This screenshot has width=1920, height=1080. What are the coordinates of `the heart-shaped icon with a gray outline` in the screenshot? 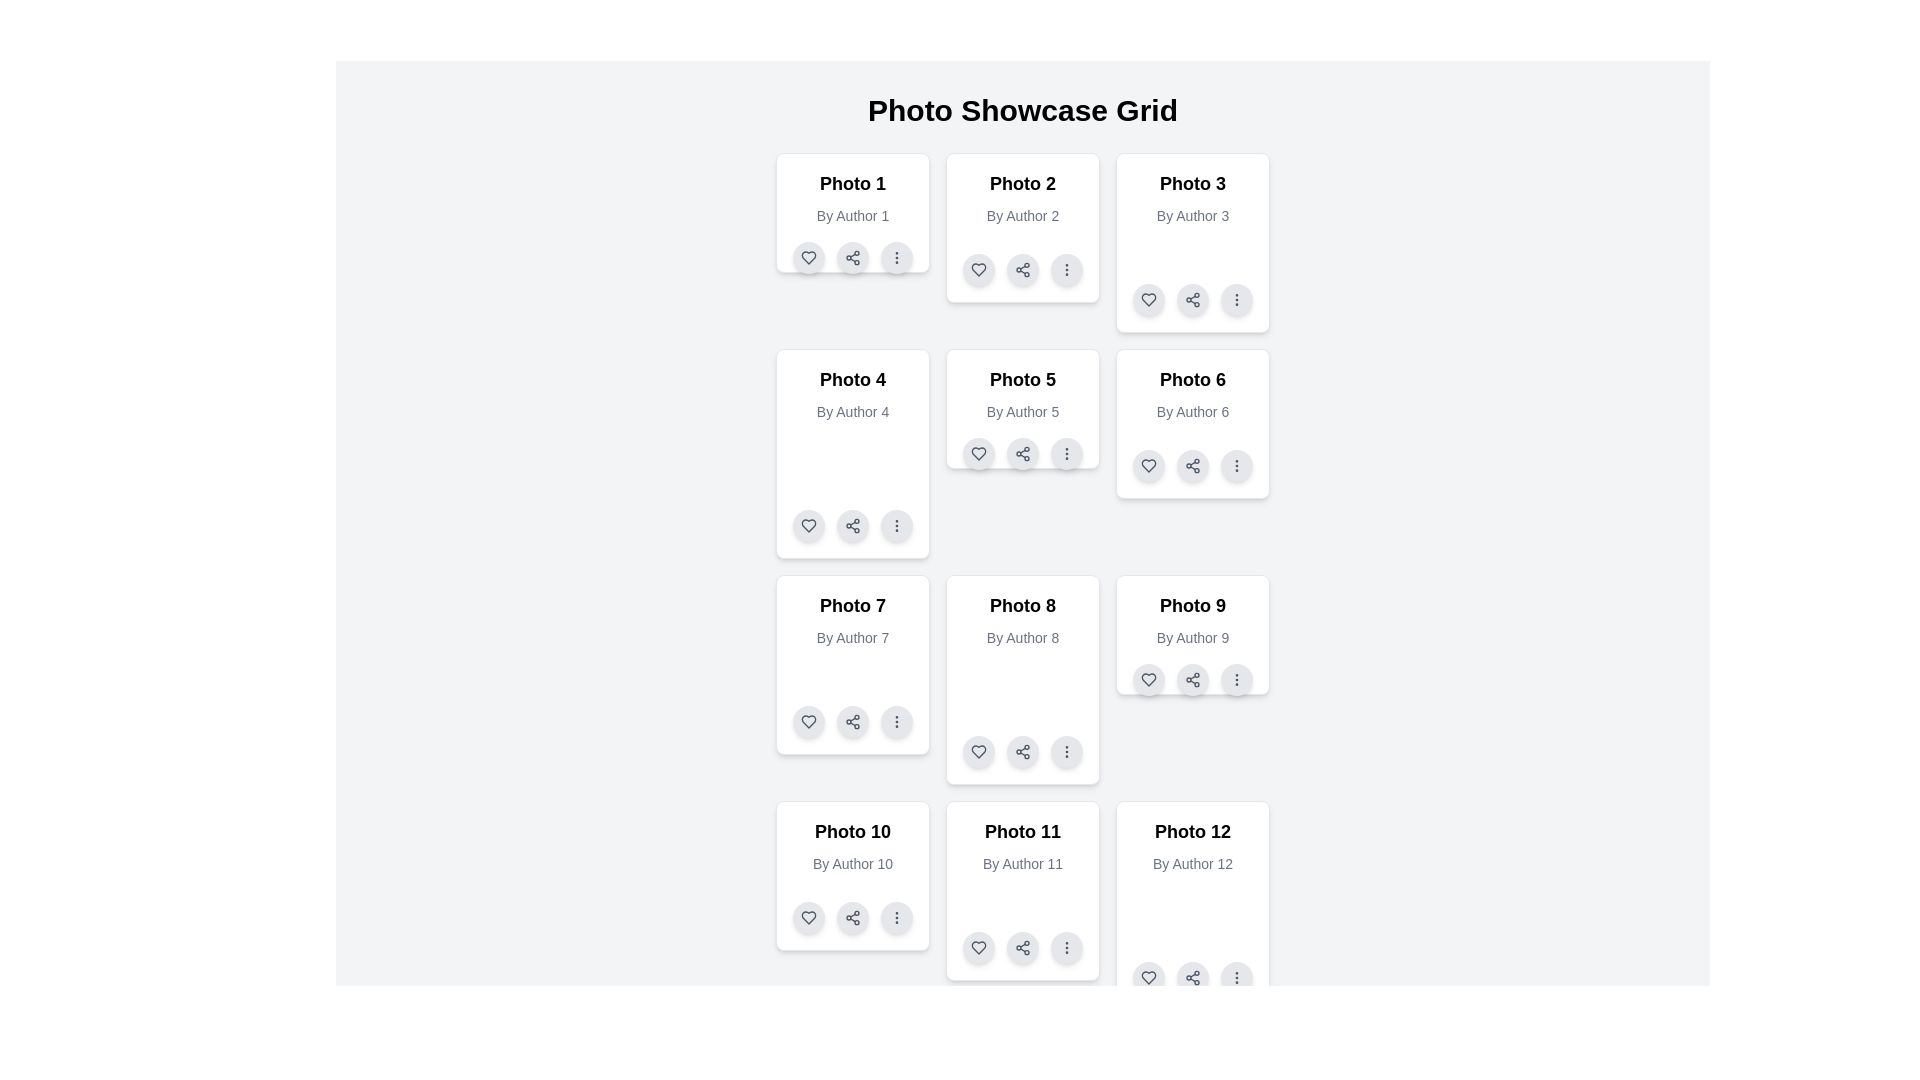 It's located at (1148, 466).